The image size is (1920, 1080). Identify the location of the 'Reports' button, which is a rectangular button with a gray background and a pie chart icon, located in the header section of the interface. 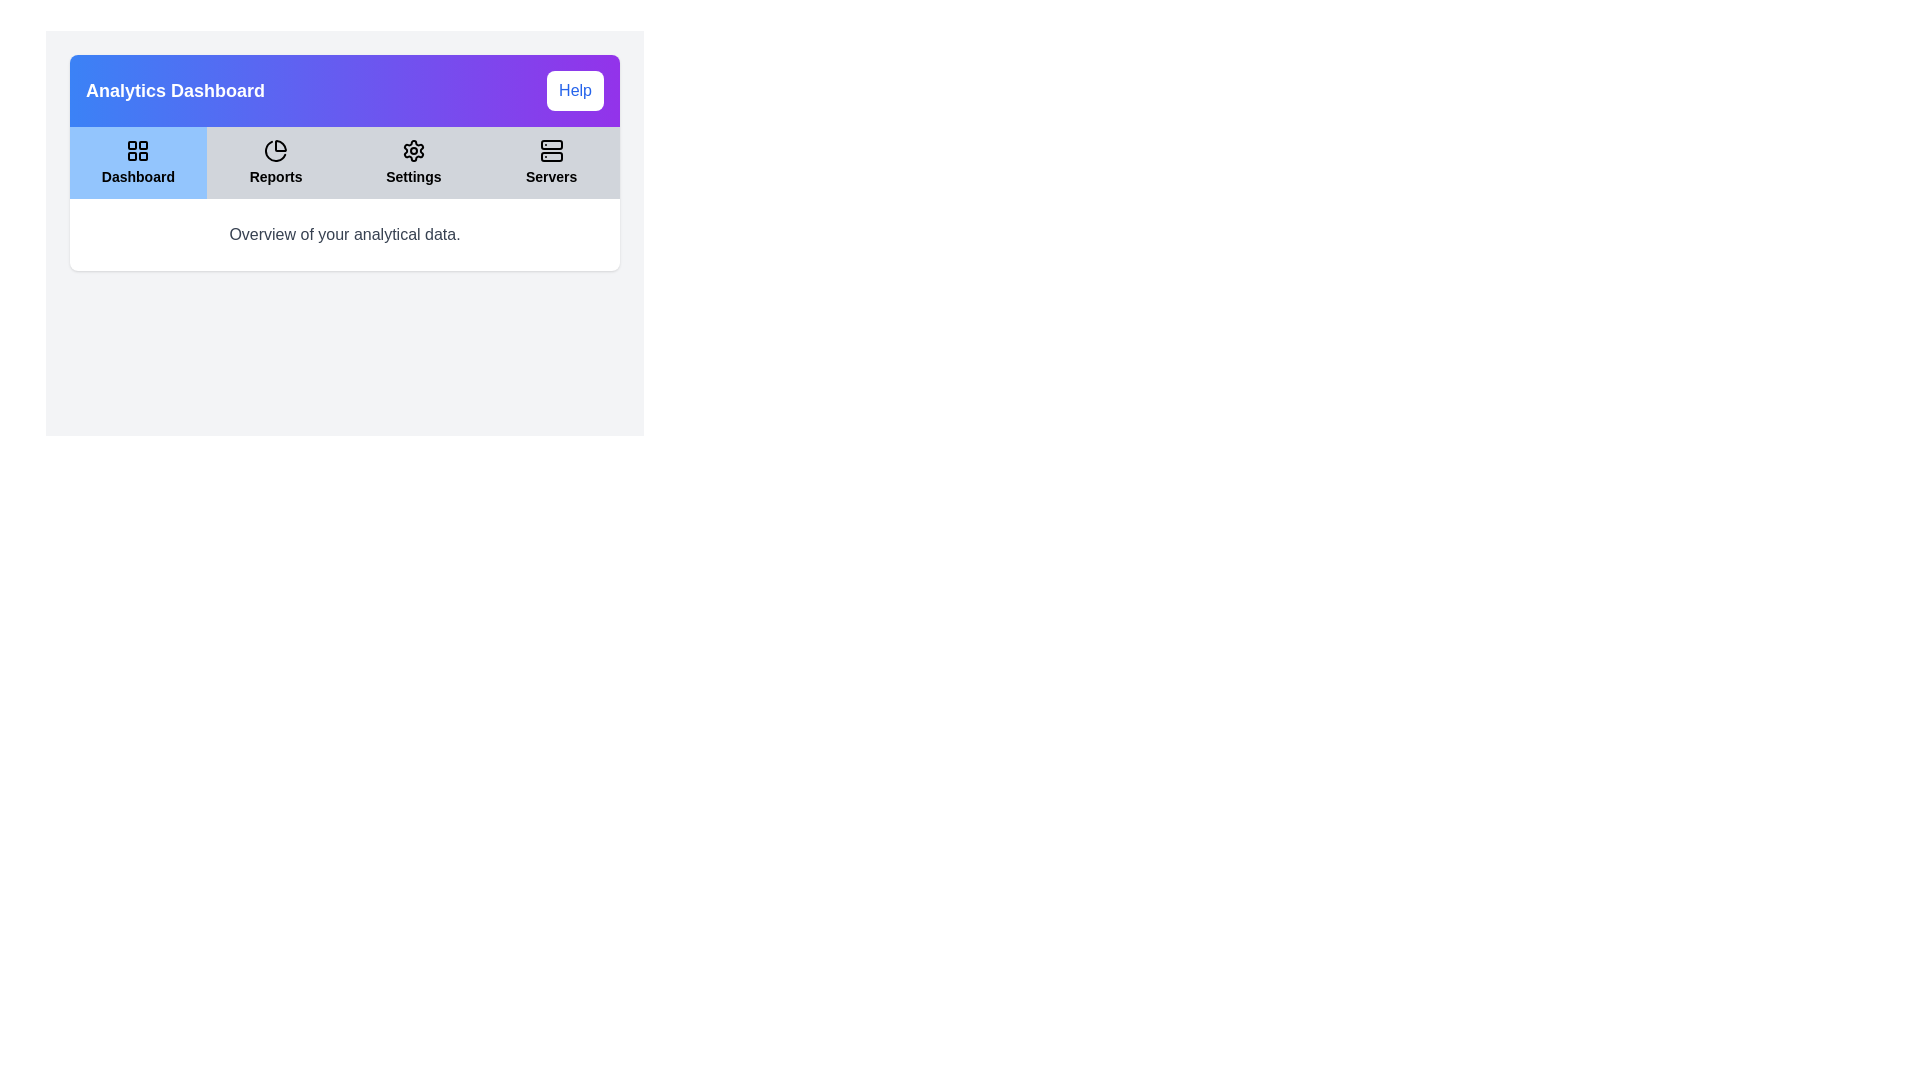
(274, 161).